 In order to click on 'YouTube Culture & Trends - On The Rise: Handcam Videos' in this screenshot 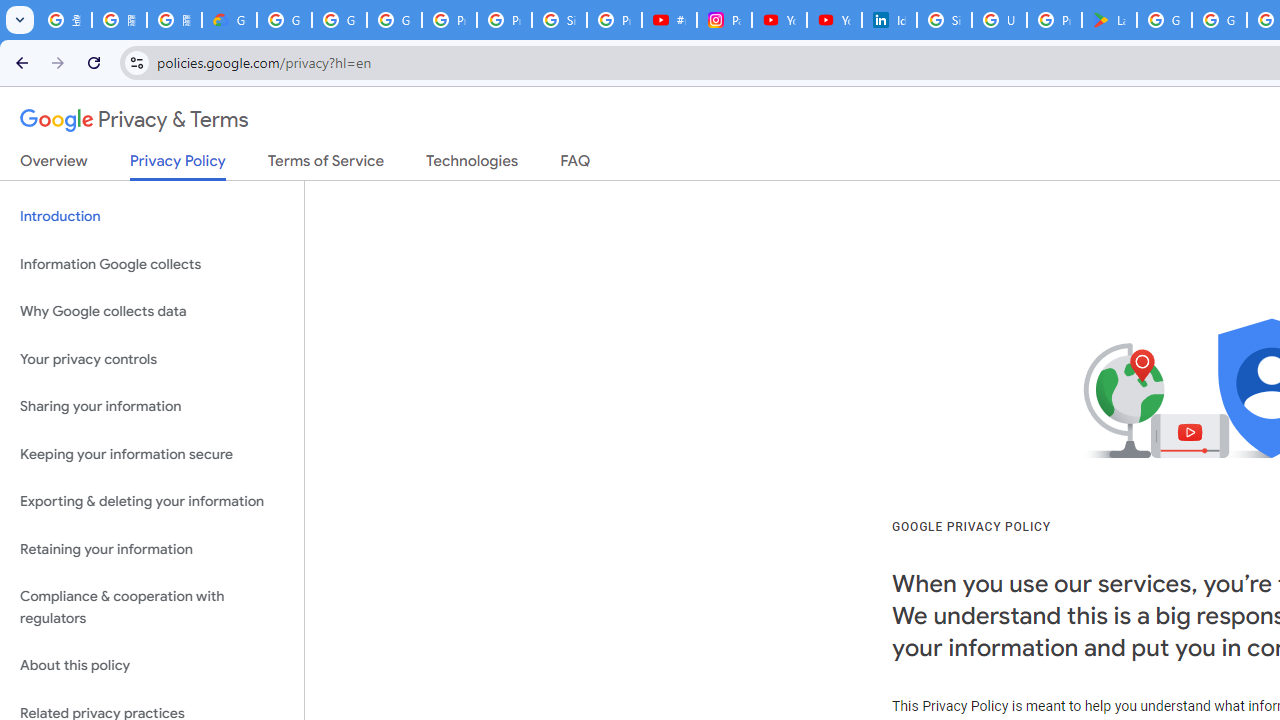, I will do `click(778, 20)`.